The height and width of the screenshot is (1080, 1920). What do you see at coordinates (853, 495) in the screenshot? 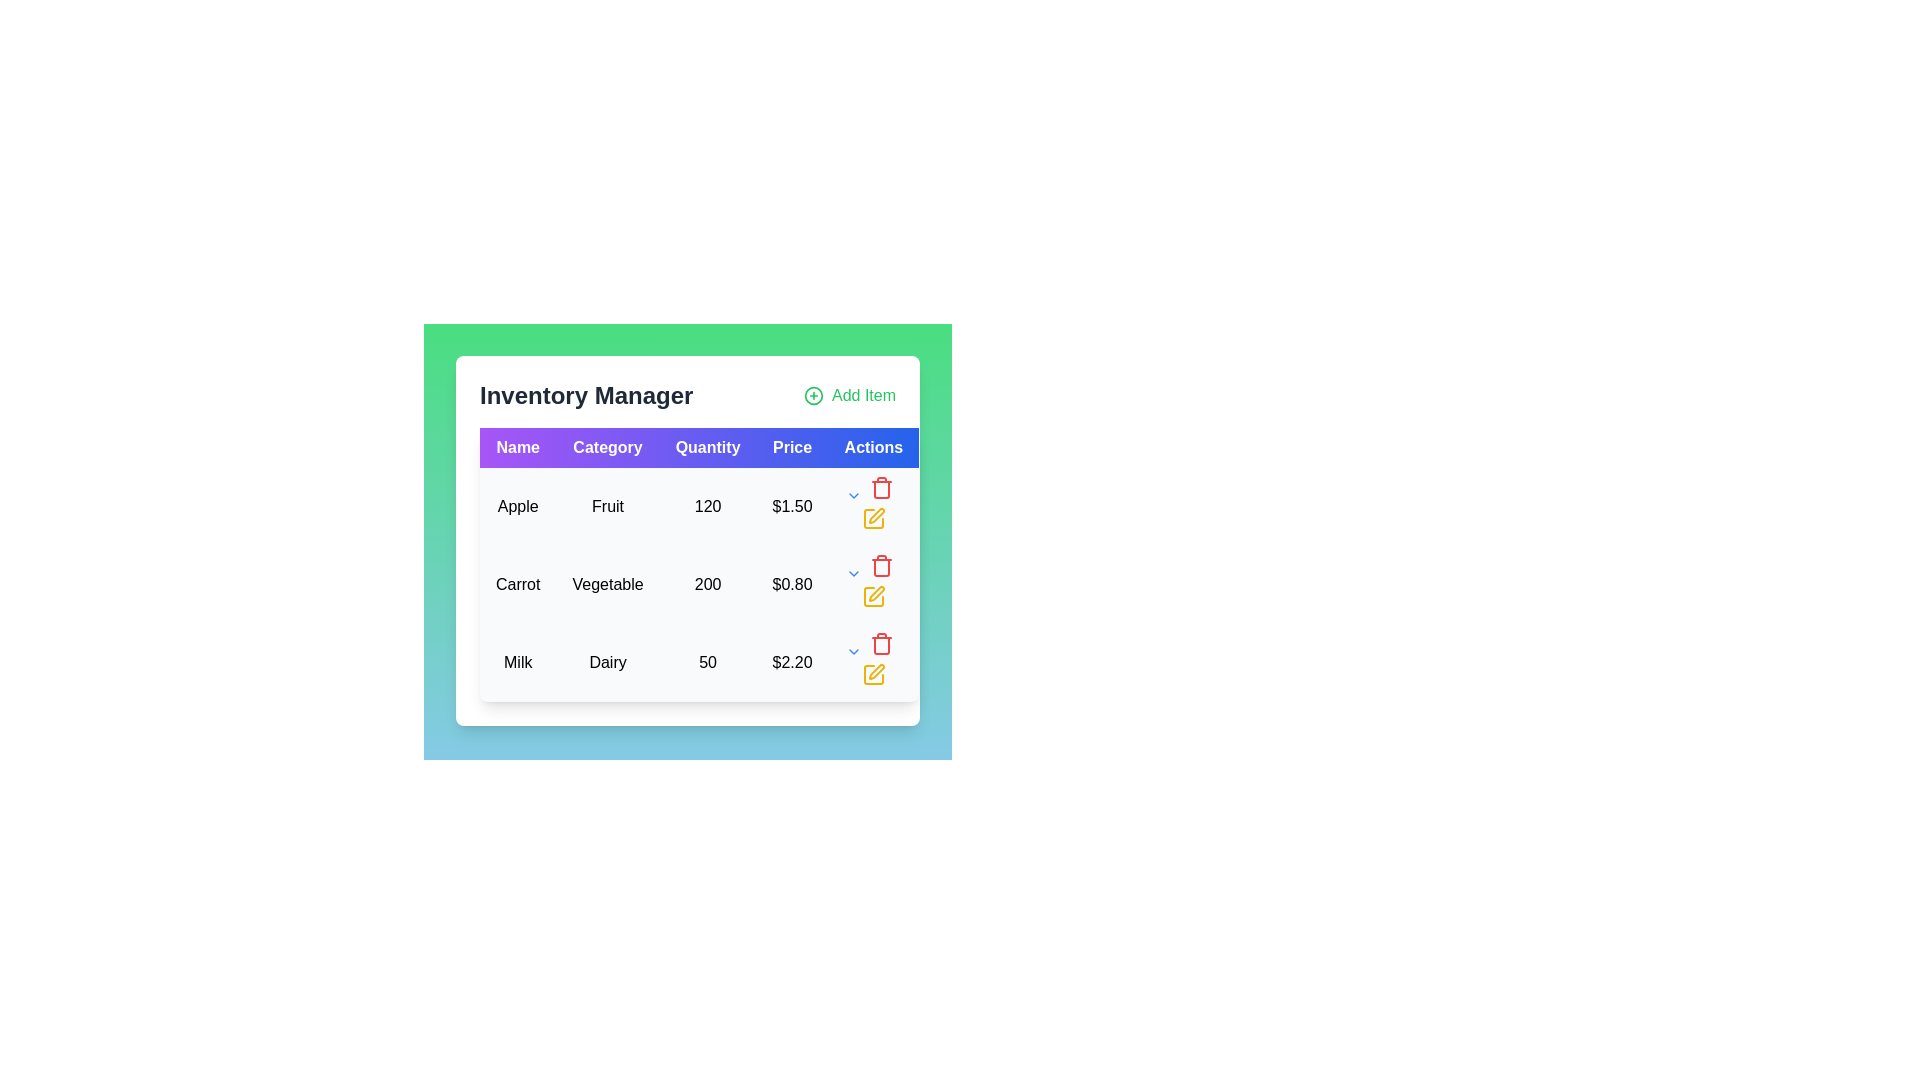
I see `the dropdown toggle chevron icon located on the right side of the second row in the 'Actions' column of the 'Inventory Manager' table` at bounding box center [853, 495].